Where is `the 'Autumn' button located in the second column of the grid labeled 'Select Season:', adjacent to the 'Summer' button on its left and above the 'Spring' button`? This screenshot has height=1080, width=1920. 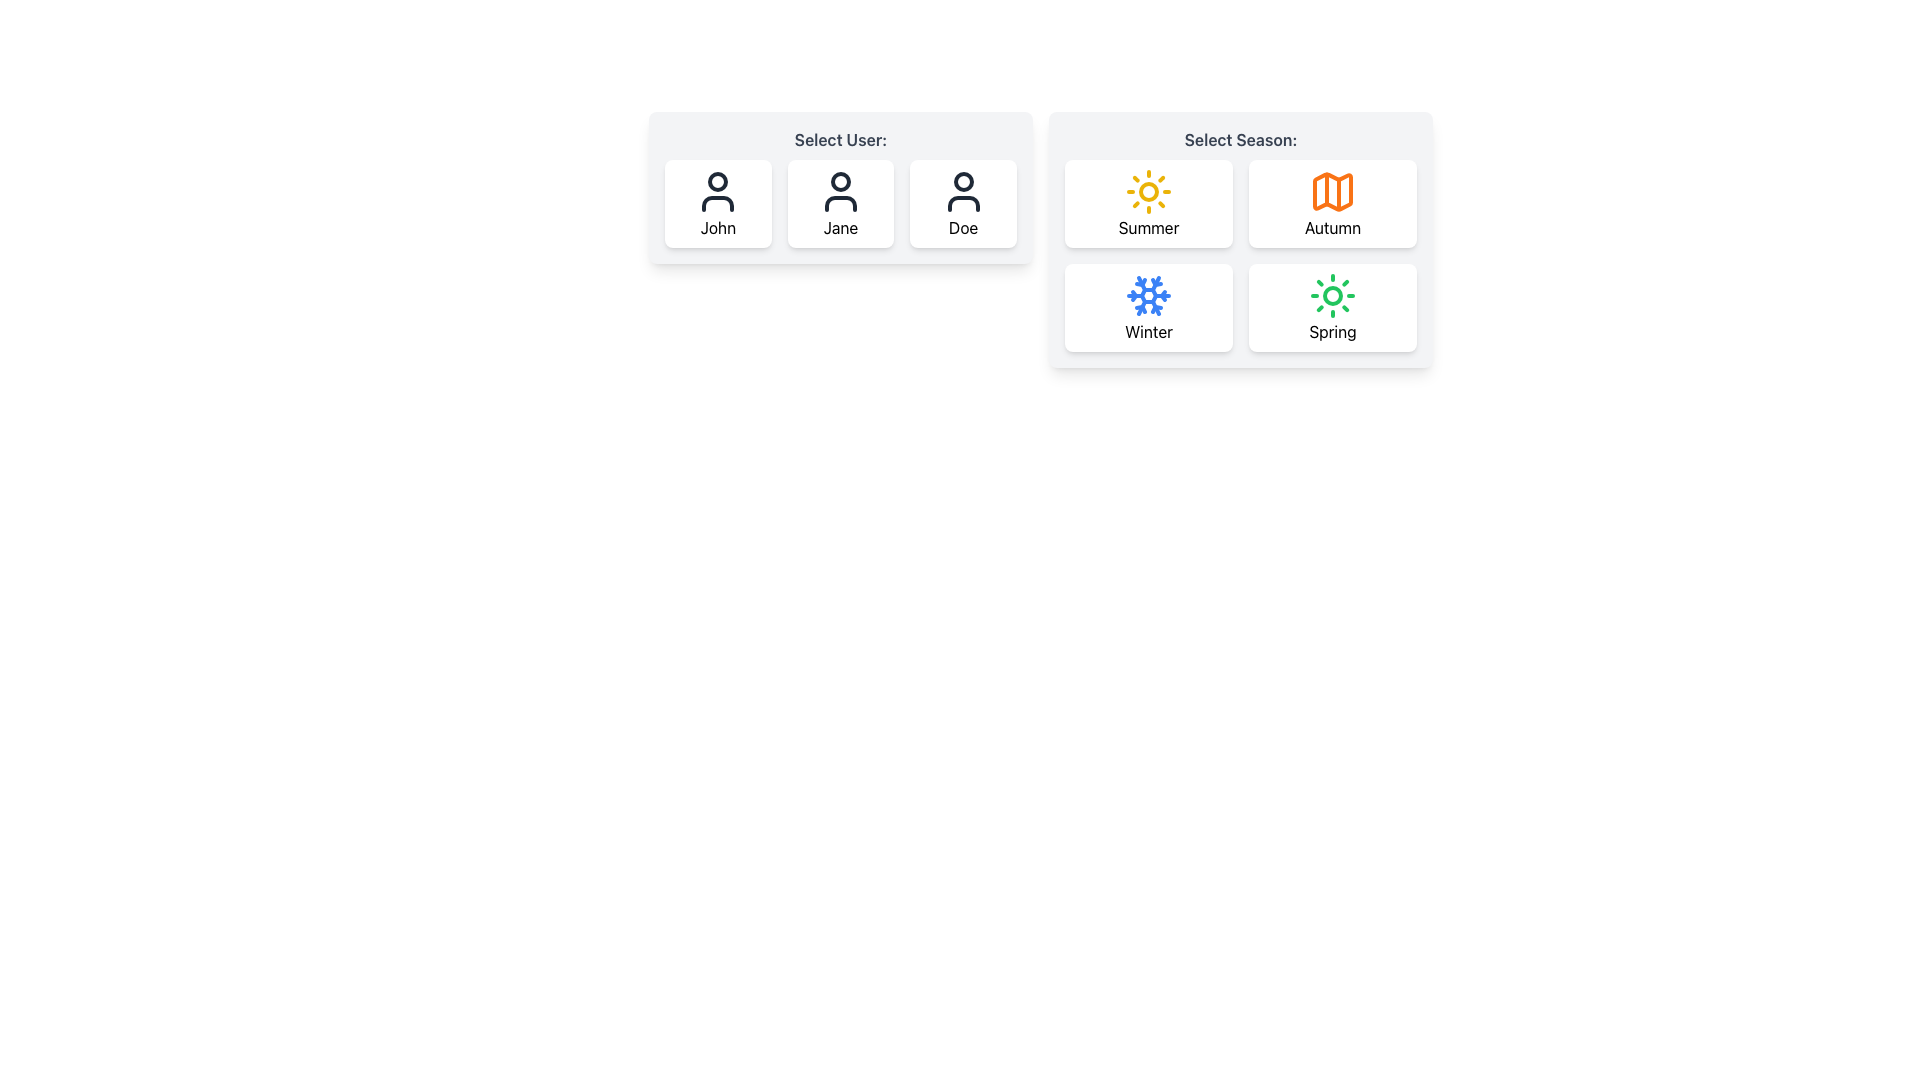 the 'Autumn' button located in the second column of the grid labeled 'Select Season:', adjacent to the 'Summer' button on its left and above the 'Spring' button is located at coordinates (1333, 204).